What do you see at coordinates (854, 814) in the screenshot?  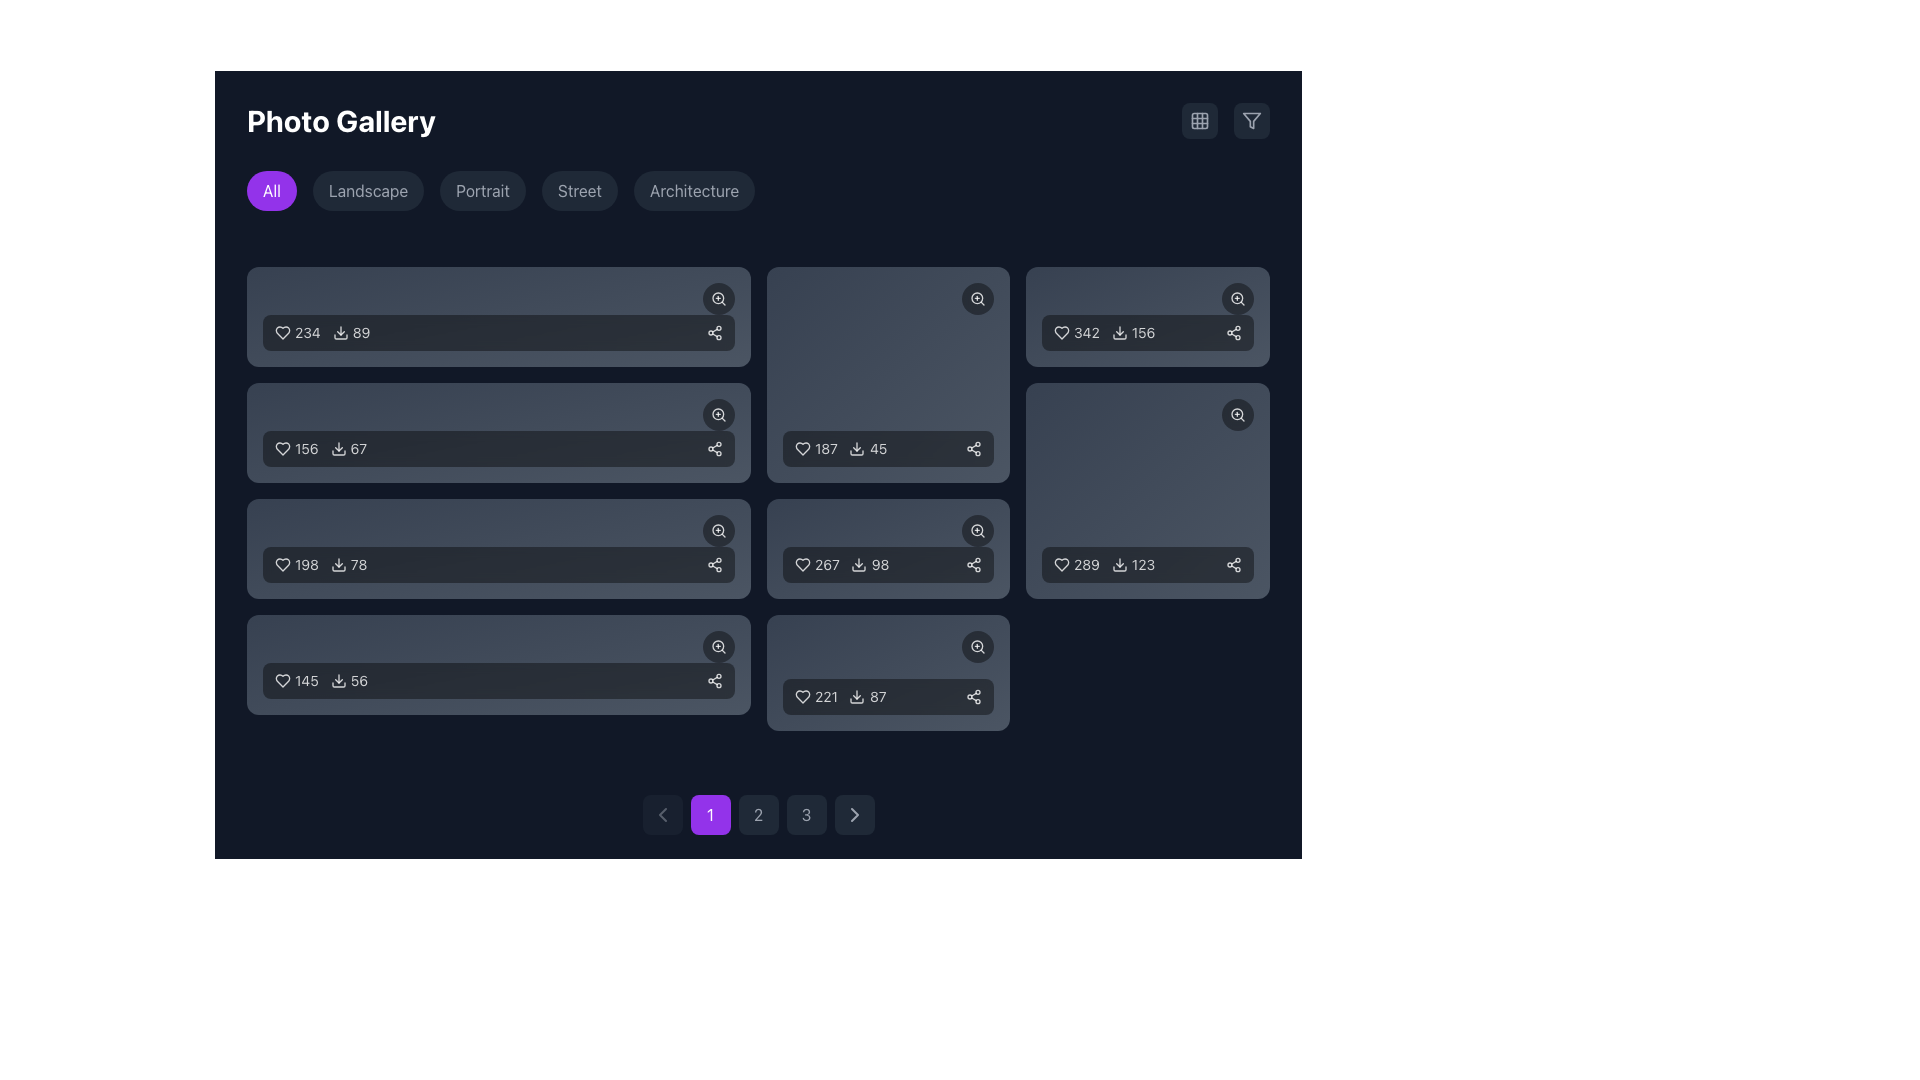 I see `the chevron icon within the button located in the bottom-right corner of the pagination bar` at bounding box center [854, 814].